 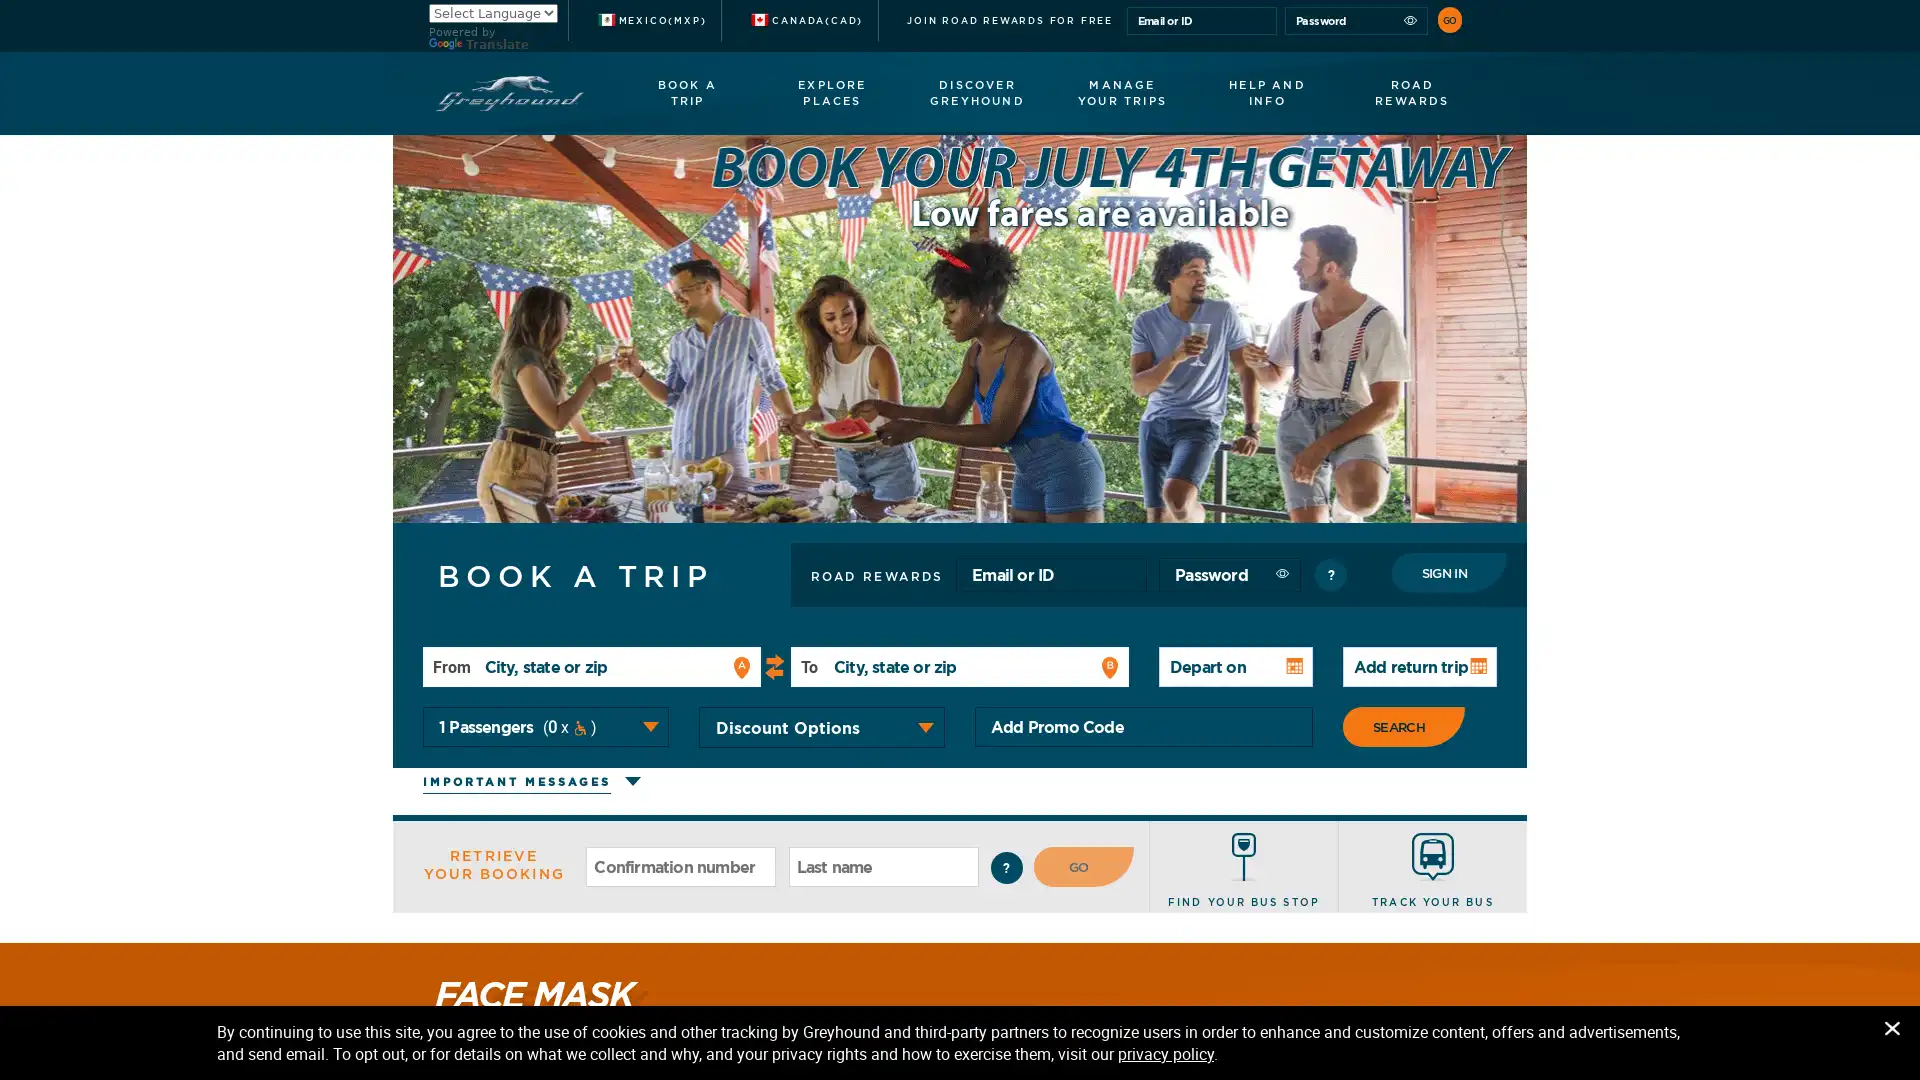 I want to click on Total passengers number 1 Passengers 0 Wheelchair, so click(x=546, y=726).